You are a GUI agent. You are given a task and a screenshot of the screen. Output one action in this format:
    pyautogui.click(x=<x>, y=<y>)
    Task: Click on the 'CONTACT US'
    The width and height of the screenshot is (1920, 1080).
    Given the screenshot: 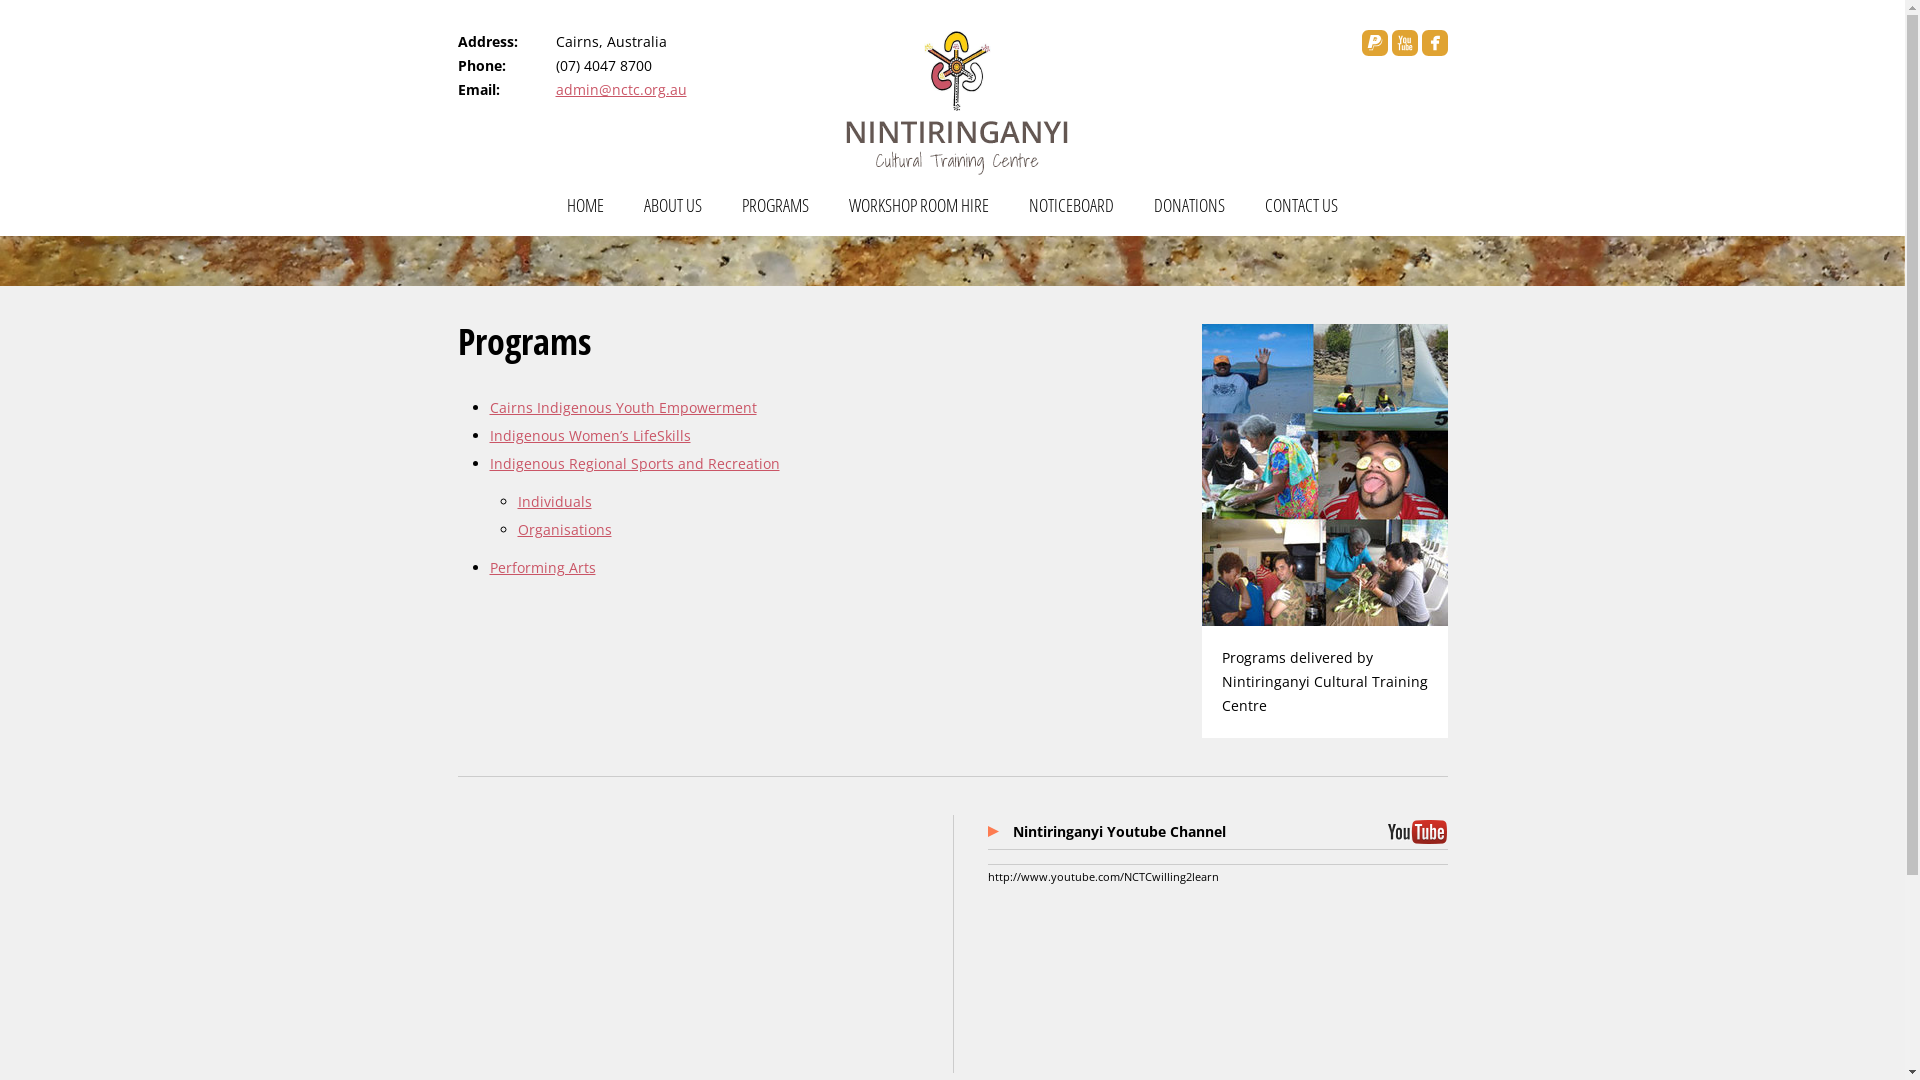 What is the action you would take?
    pyautogui.click(x=1301, y=212)
    